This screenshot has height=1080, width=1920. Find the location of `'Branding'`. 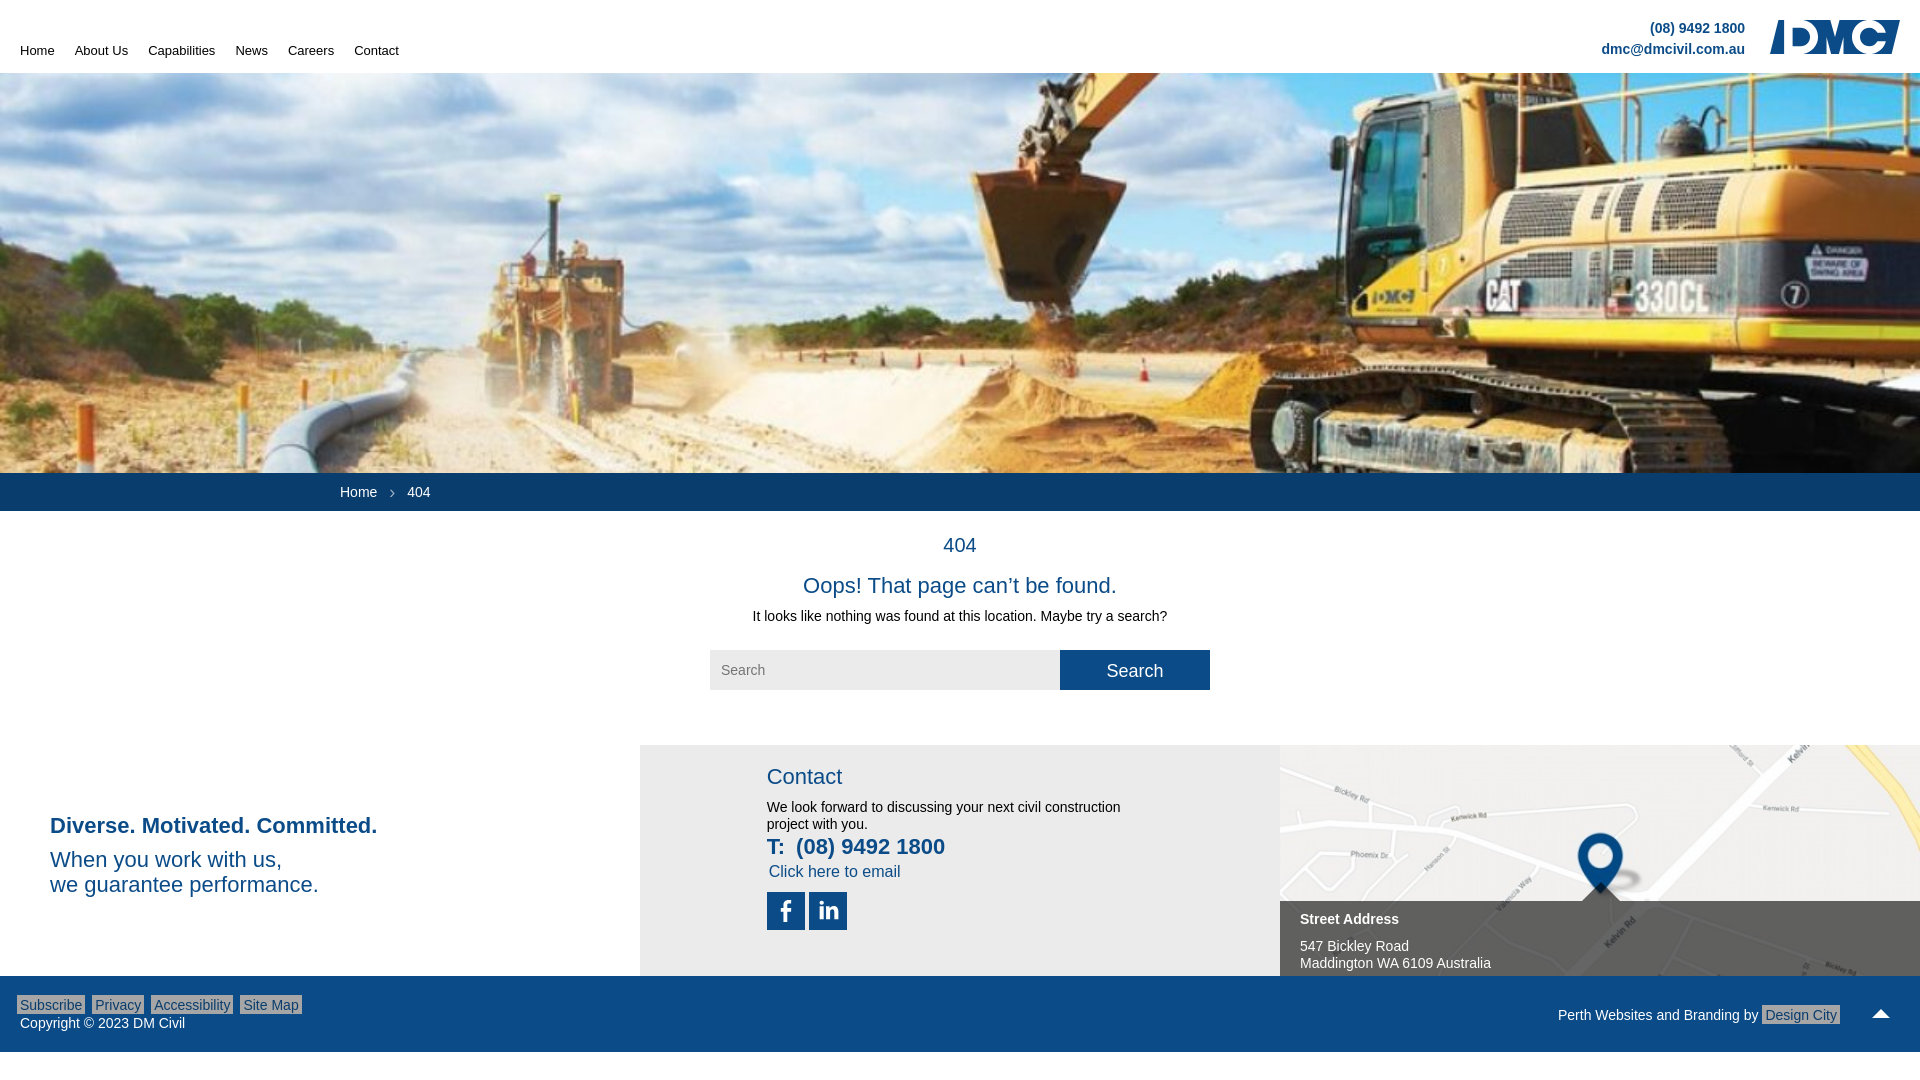

'Branding' is located at coordinates (1711, 1014).